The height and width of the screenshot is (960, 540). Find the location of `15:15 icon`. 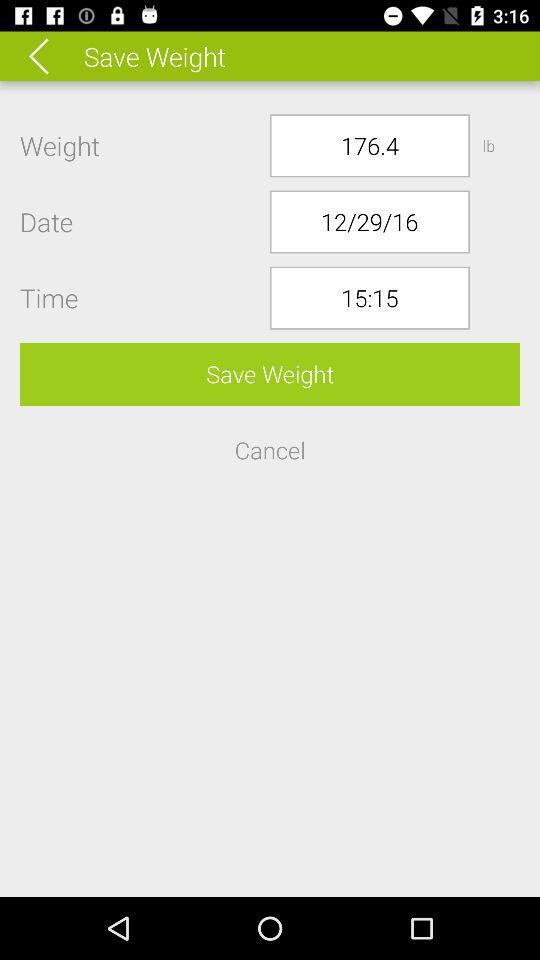

15:15 icon is located at coordinates (368, 297).